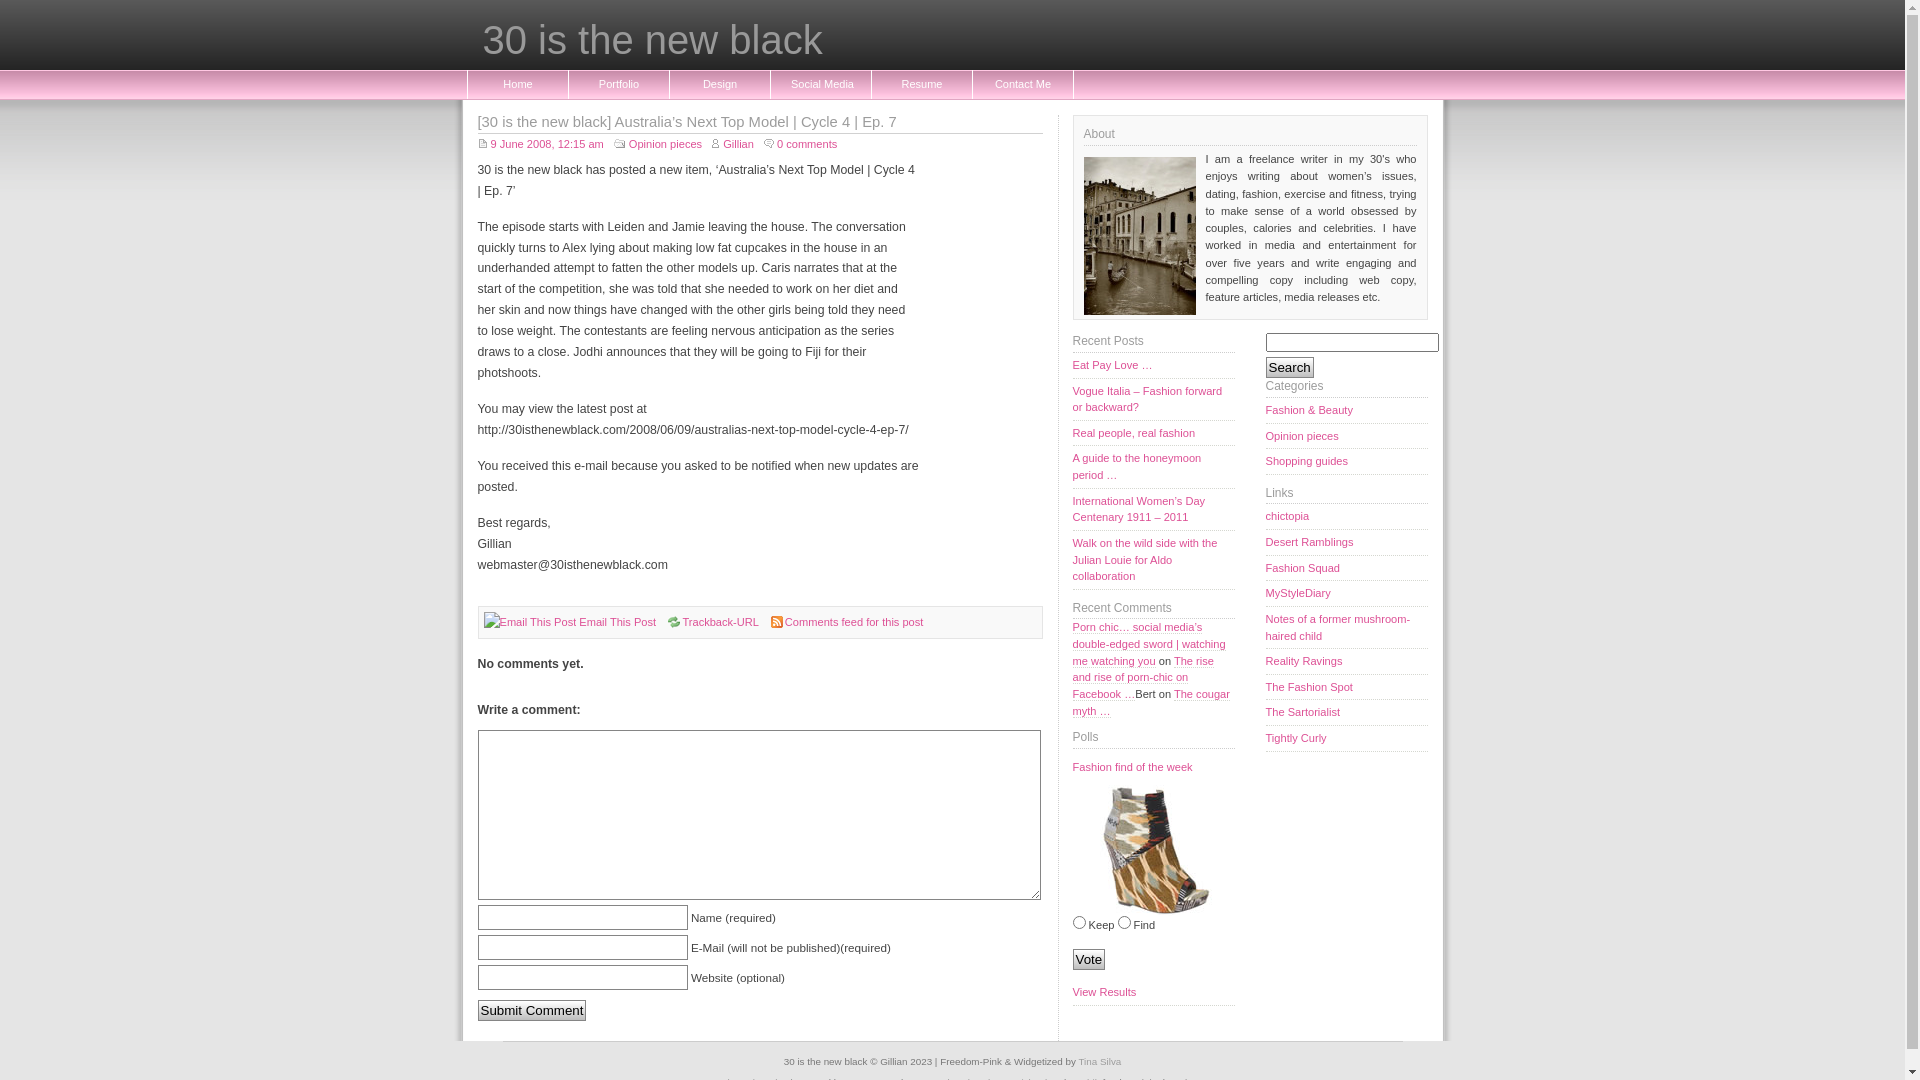  Describe the element at coordinates (1265, 712) in the screenshot. I see `'The Sartorialist'` at that location.